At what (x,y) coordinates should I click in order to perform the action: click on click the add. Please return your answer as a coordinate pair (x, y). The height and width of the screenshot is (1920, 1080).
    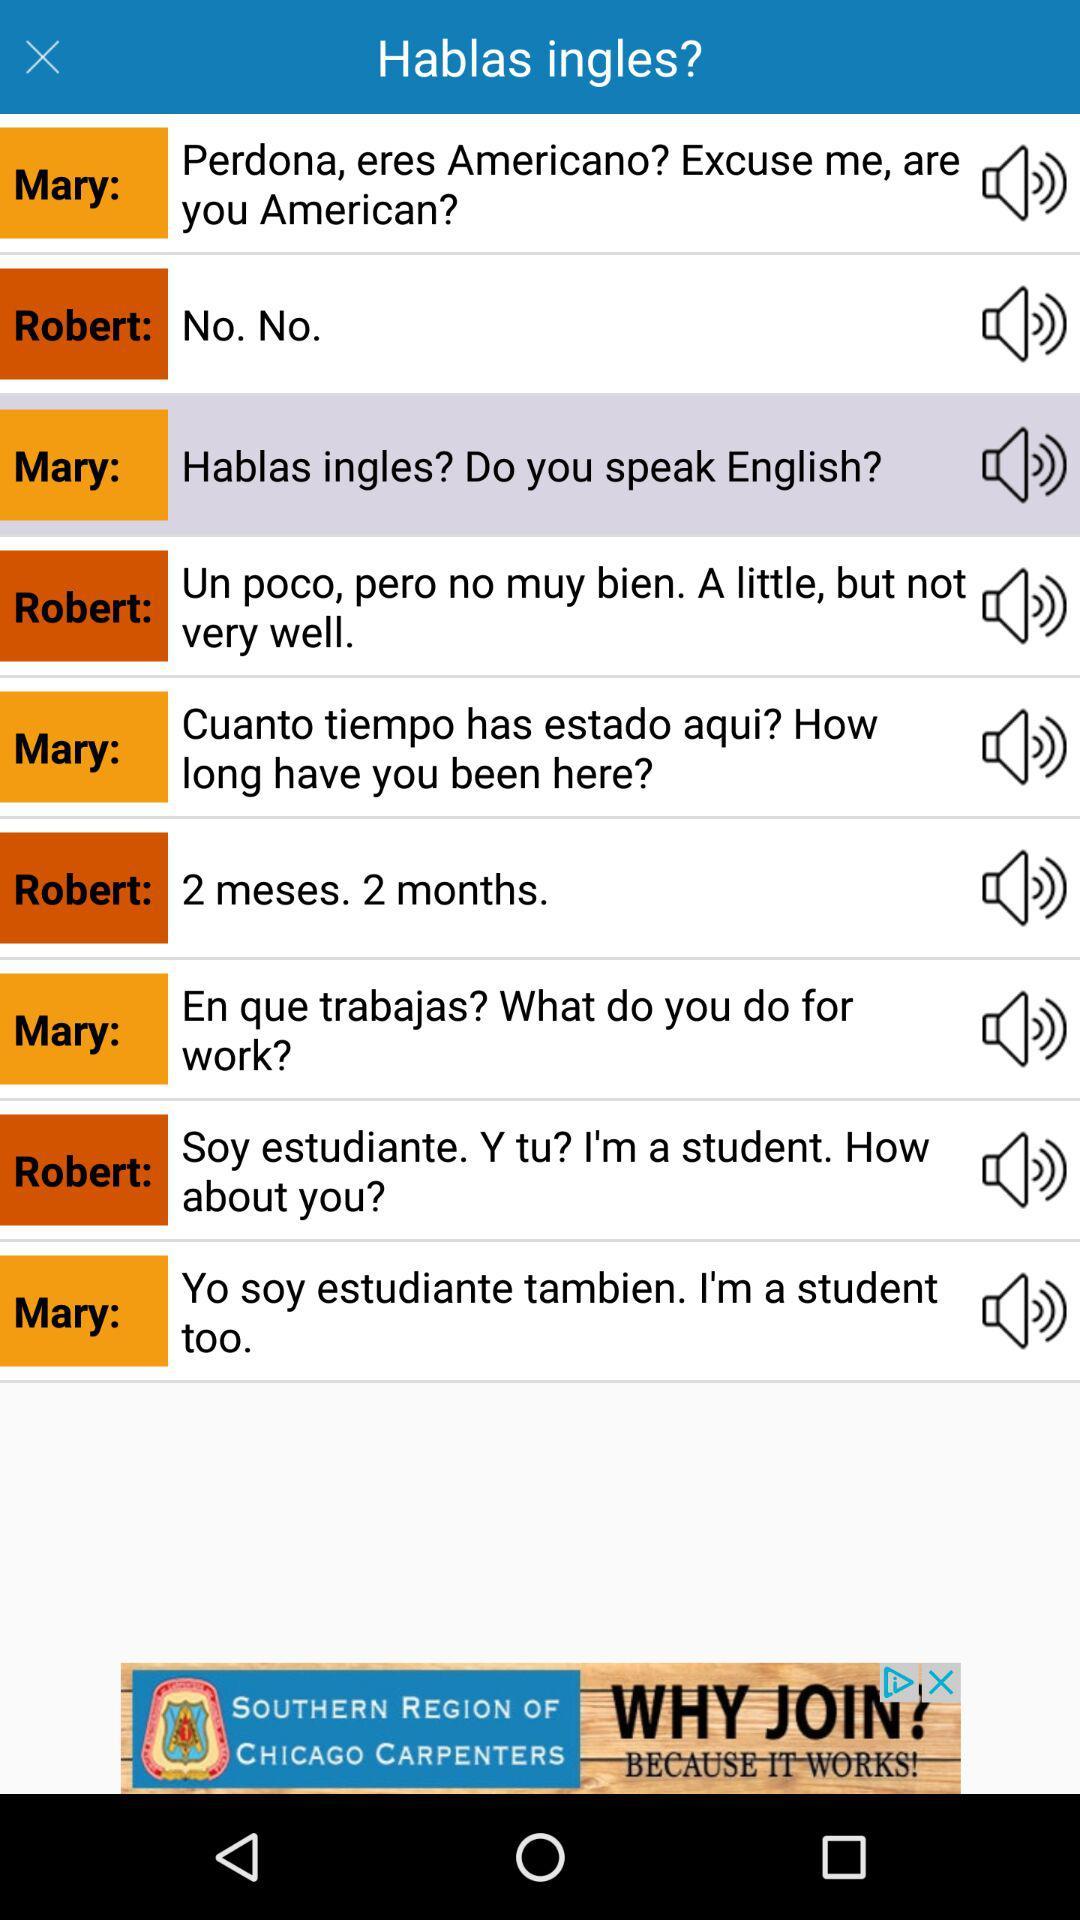
    Looking at the image, I should click on (540, 1727).